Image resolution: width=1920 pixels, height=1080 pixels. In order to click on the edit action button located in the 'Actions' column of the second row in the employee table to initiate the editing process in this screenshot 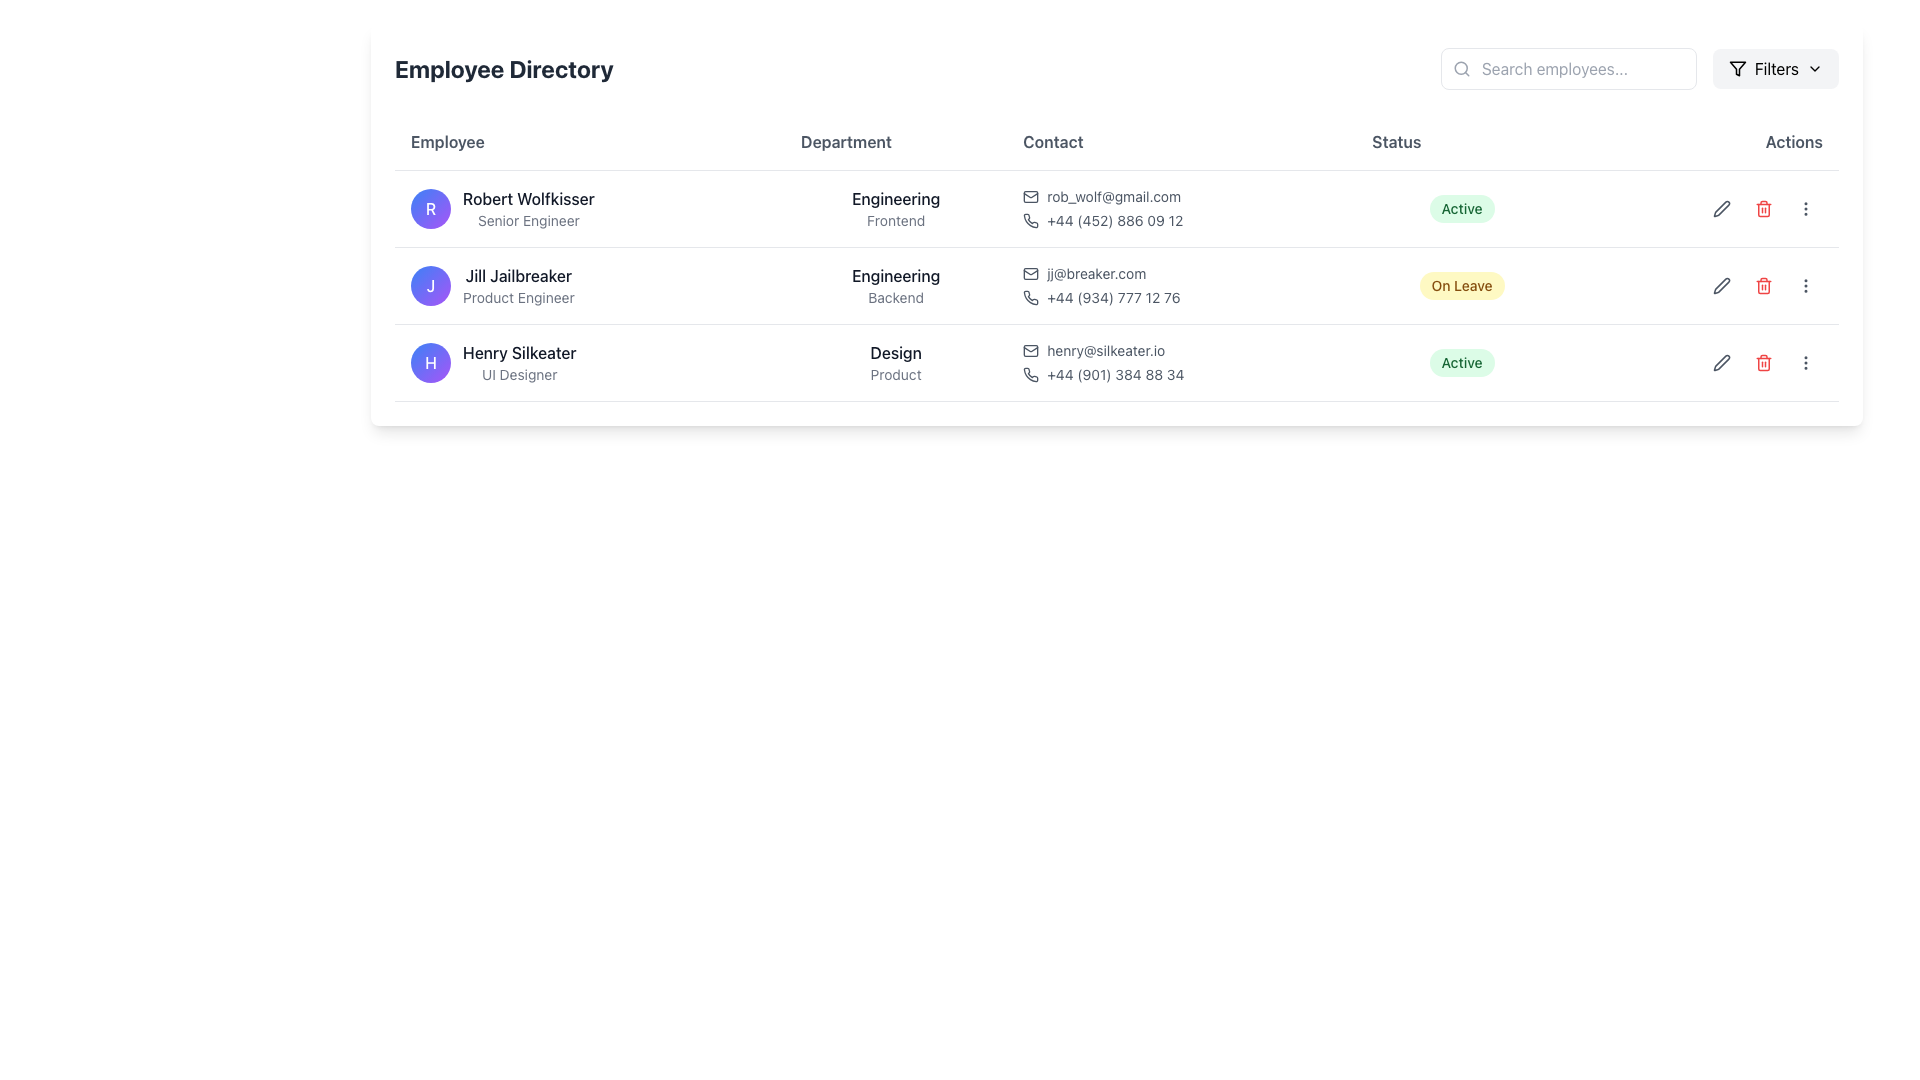, I will do `click(1721, 285)`.